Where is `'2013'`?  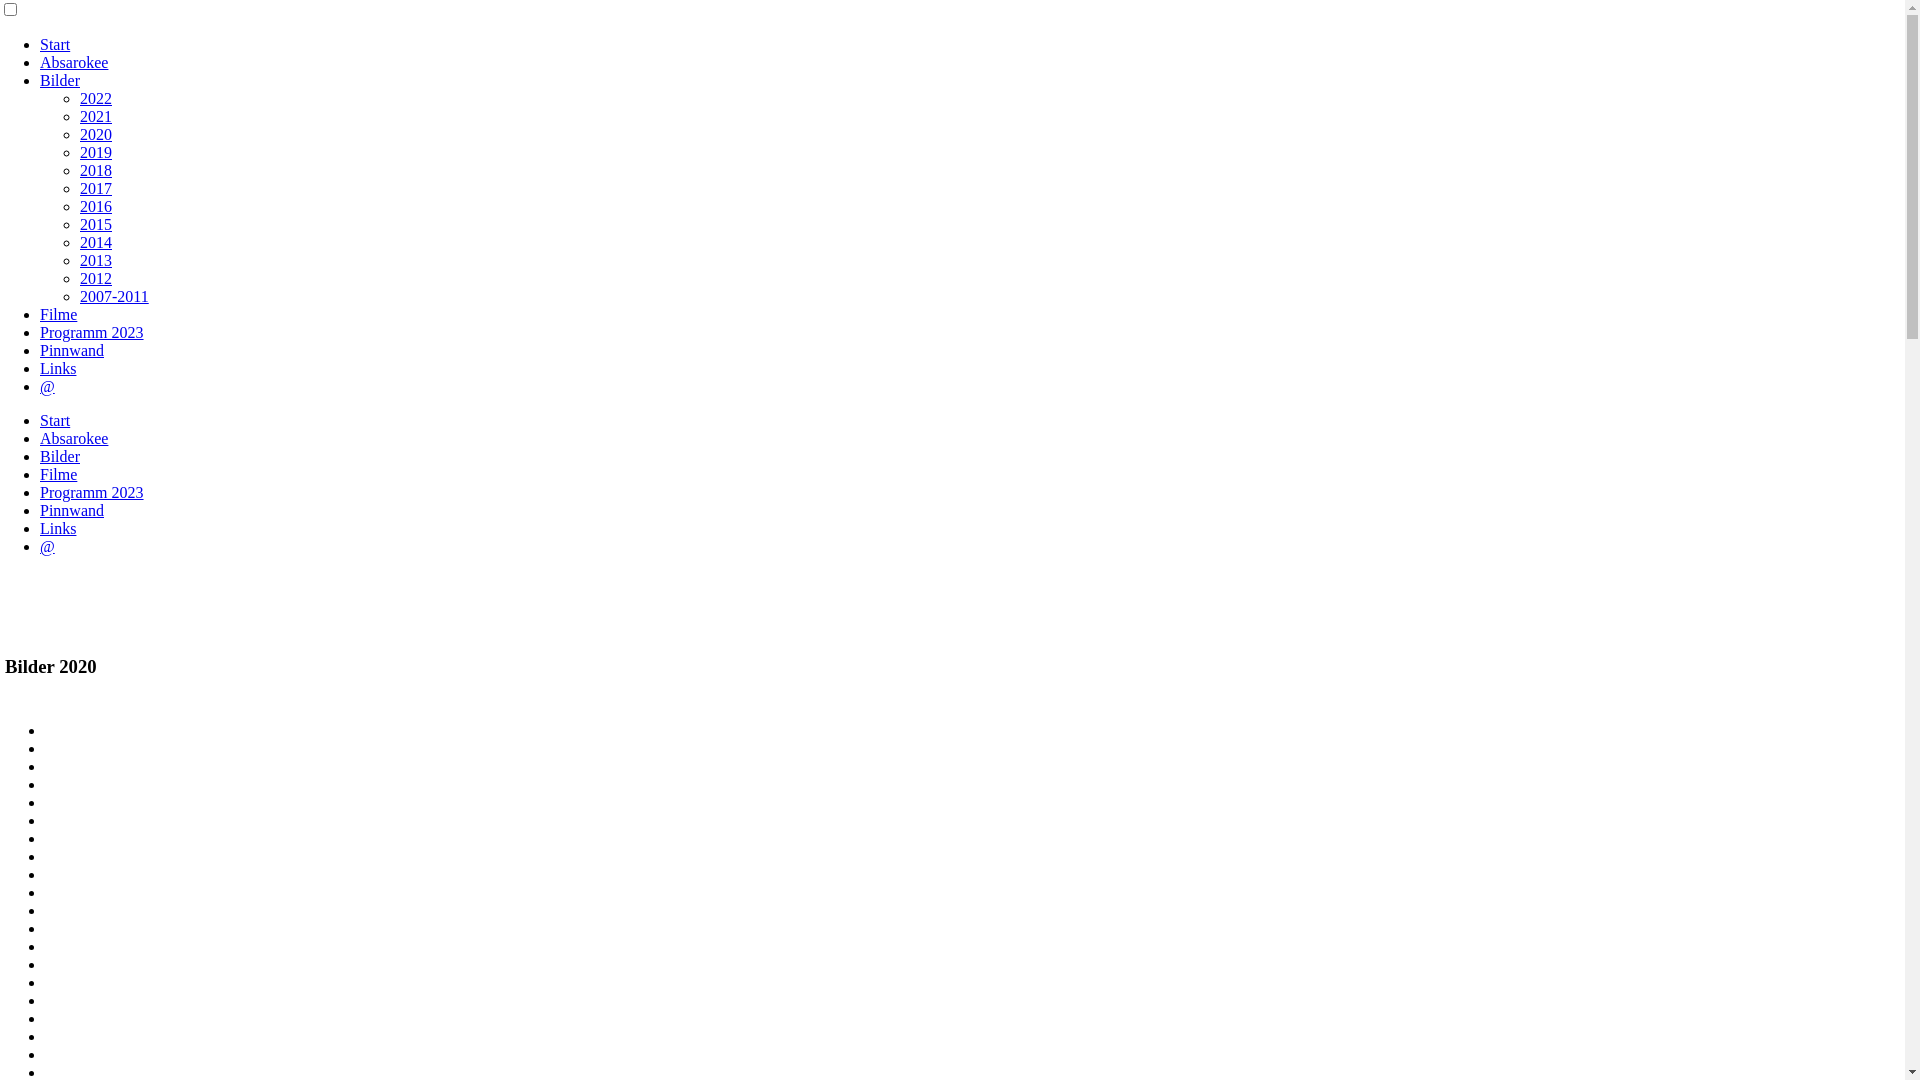 '2013' is located at coordinates (80, 259).